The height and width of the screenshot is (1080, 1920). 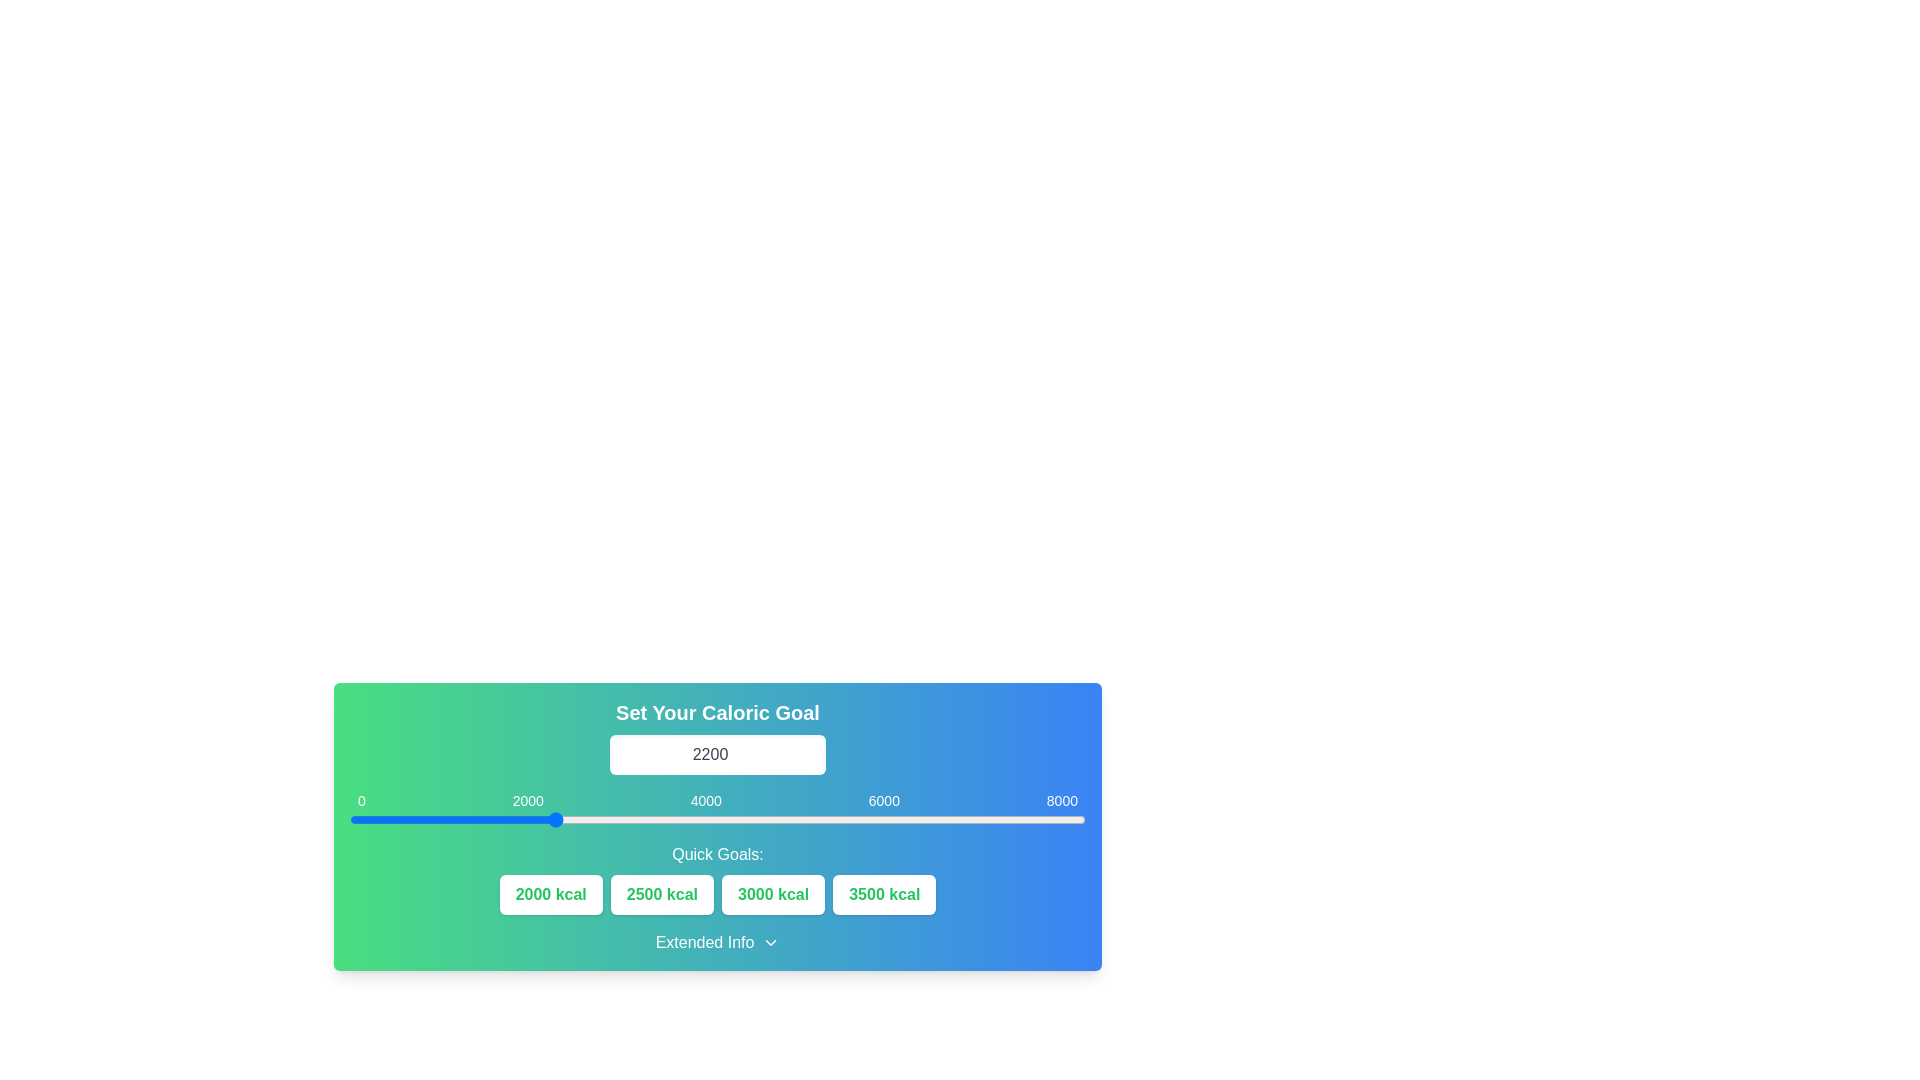 What do you see at coordinates (558, 820) in the screenshot?
I see `the caloric goal` at bounding box center [558, 820].